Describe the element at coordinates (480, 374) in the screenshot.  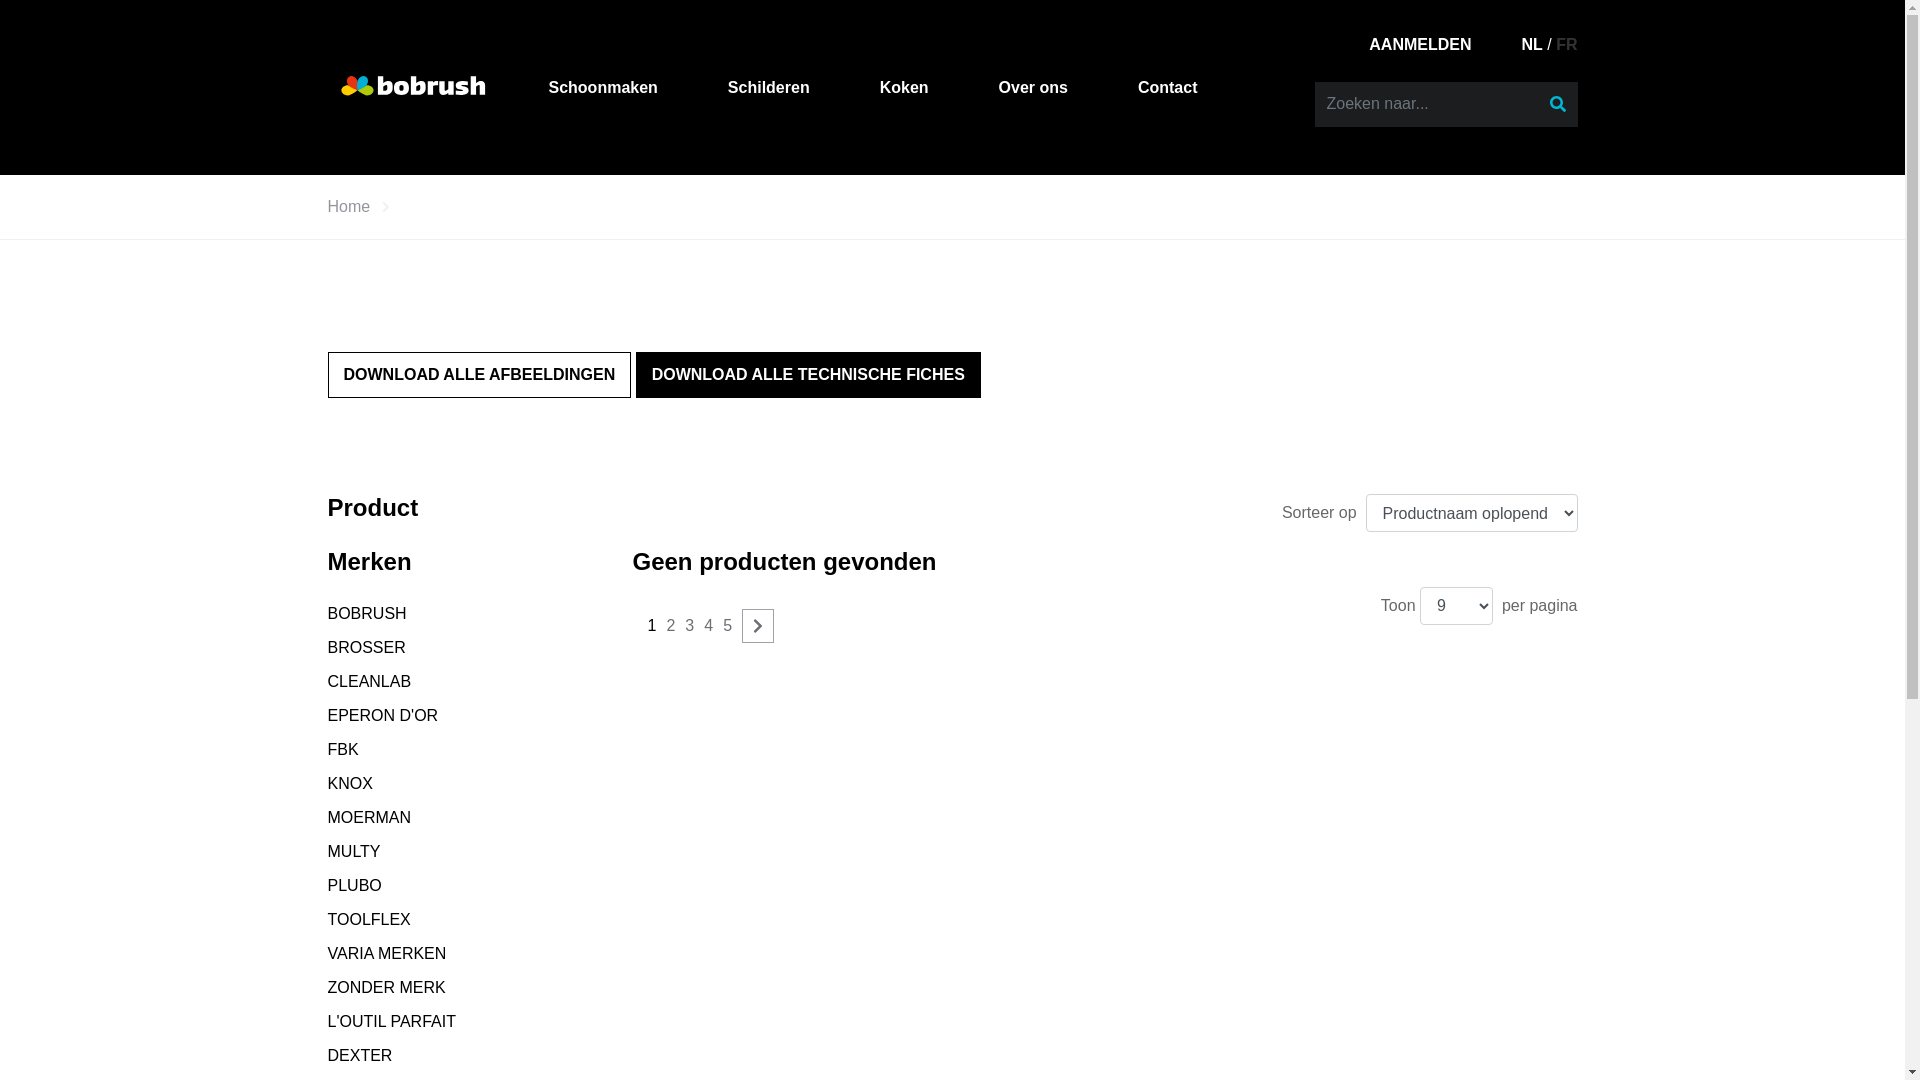
I see `'DOWNLOAD ALLE AFBEELDINGEN'` at that location.